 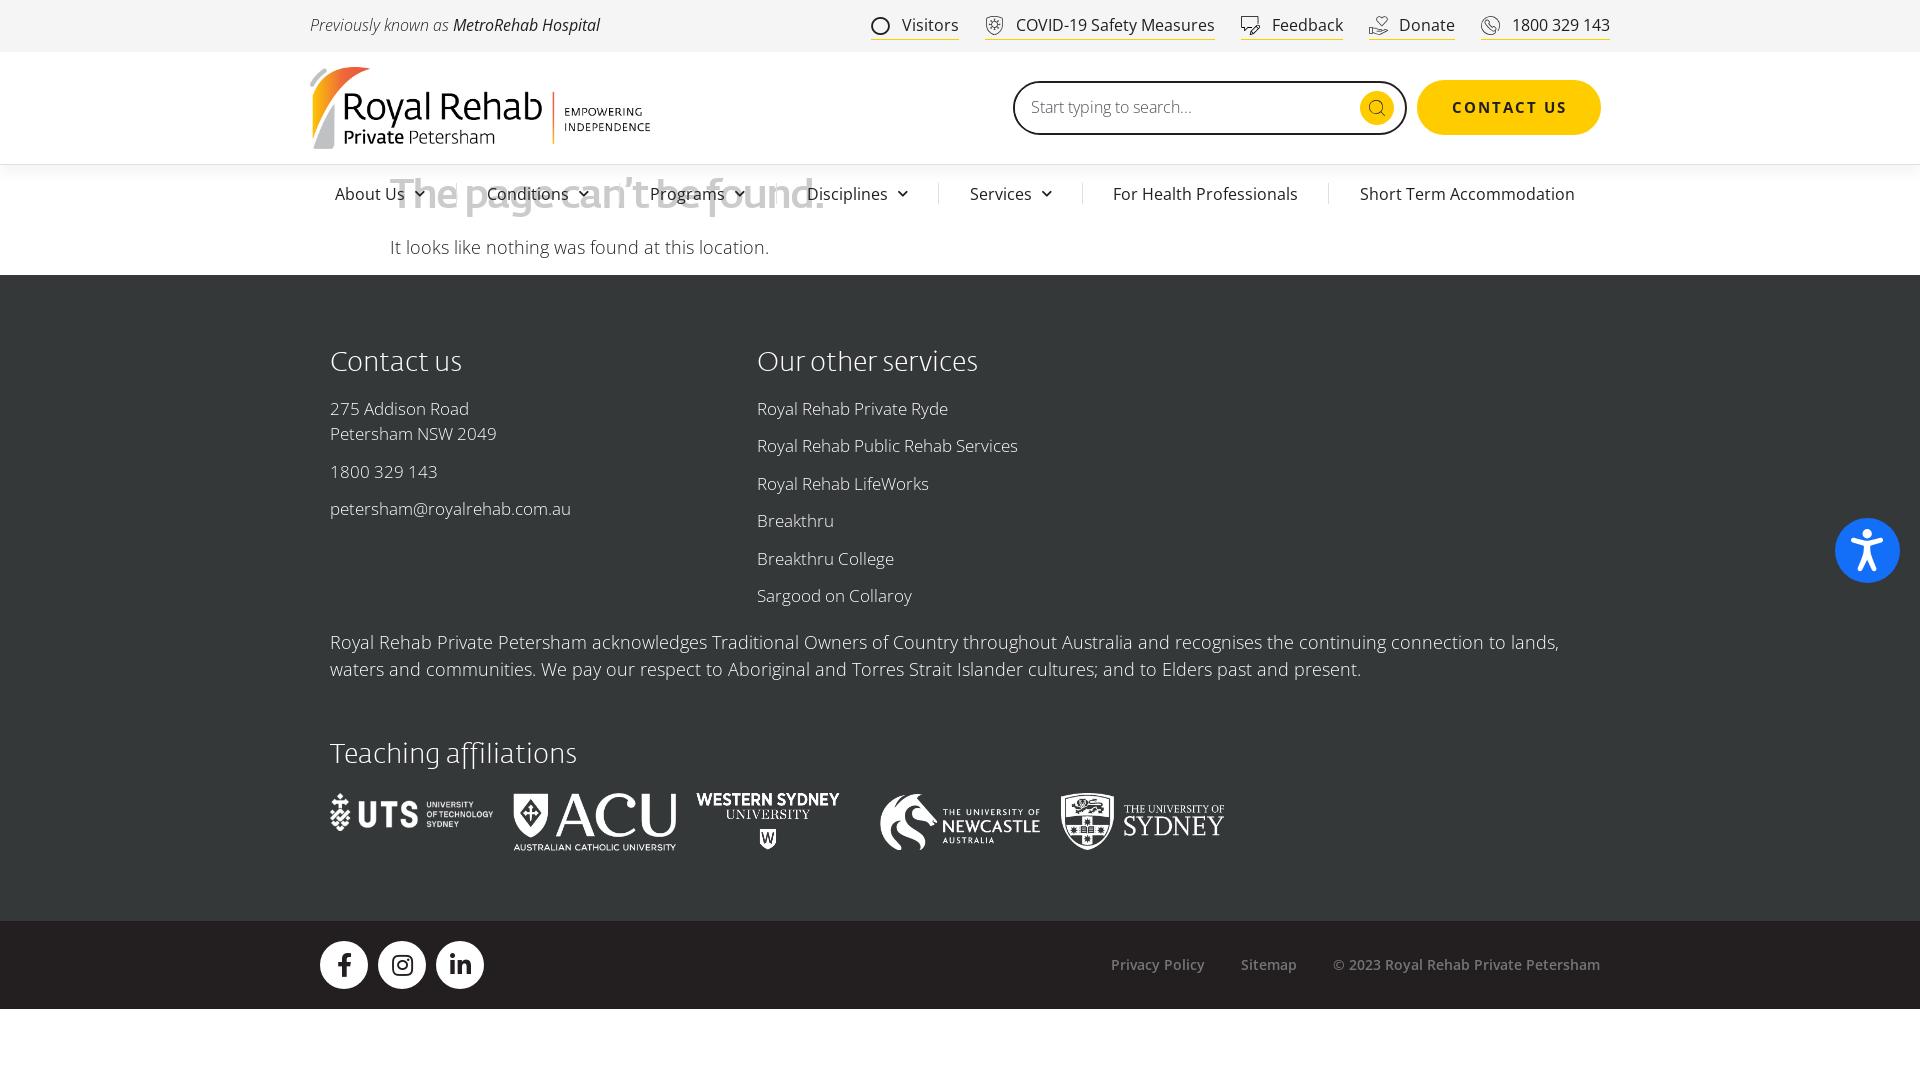 What do you see at coordinates (1508, 107) in the screenshot?
I see `'CONTACT US'` at bounding box center [1508, 107].